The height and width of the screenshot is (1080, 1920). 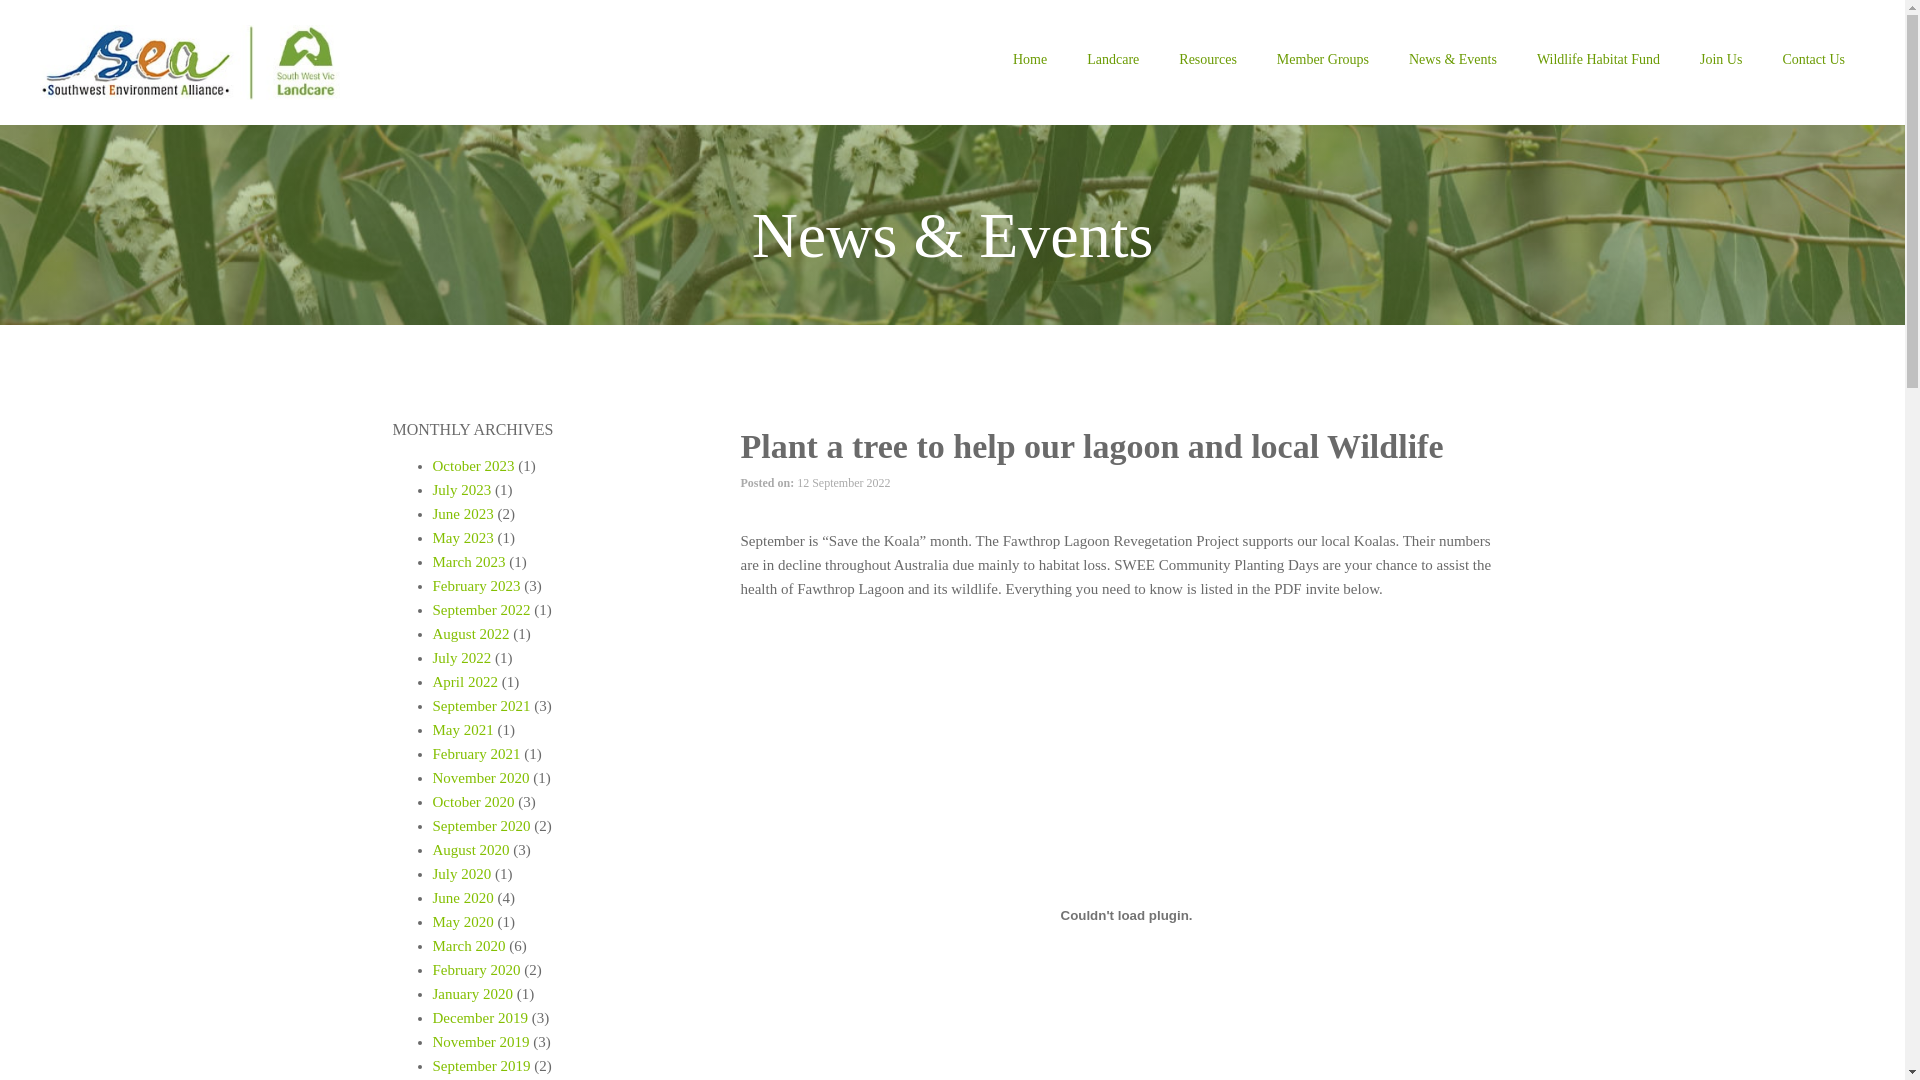 What do you see at coordinates (1453, 61) in the screenshot?
I see `'News & Events'` at bounding box center [1453, 61].